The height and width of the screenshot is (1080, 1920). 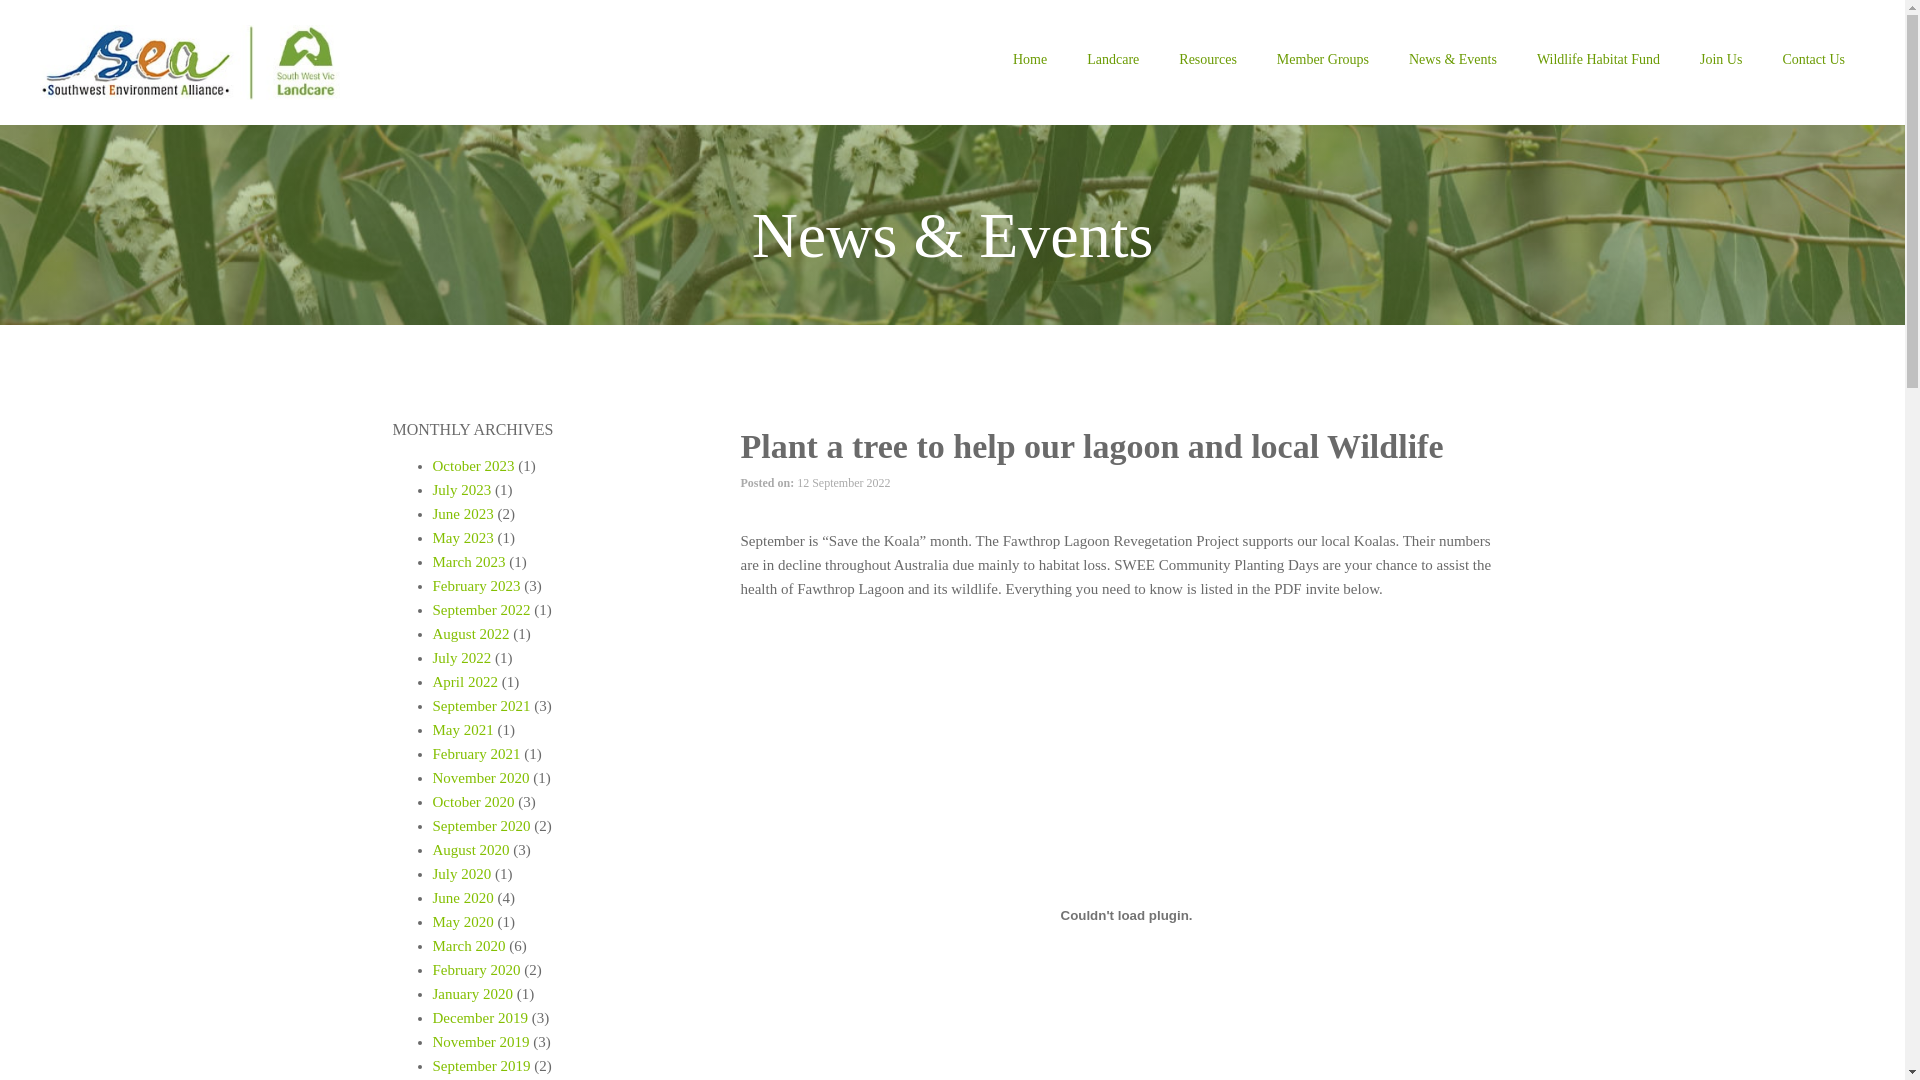 What do you see at coordinates (1453, 61) in the screenshot?
I see `'News & Events'` at bounding box center [1453, 61].